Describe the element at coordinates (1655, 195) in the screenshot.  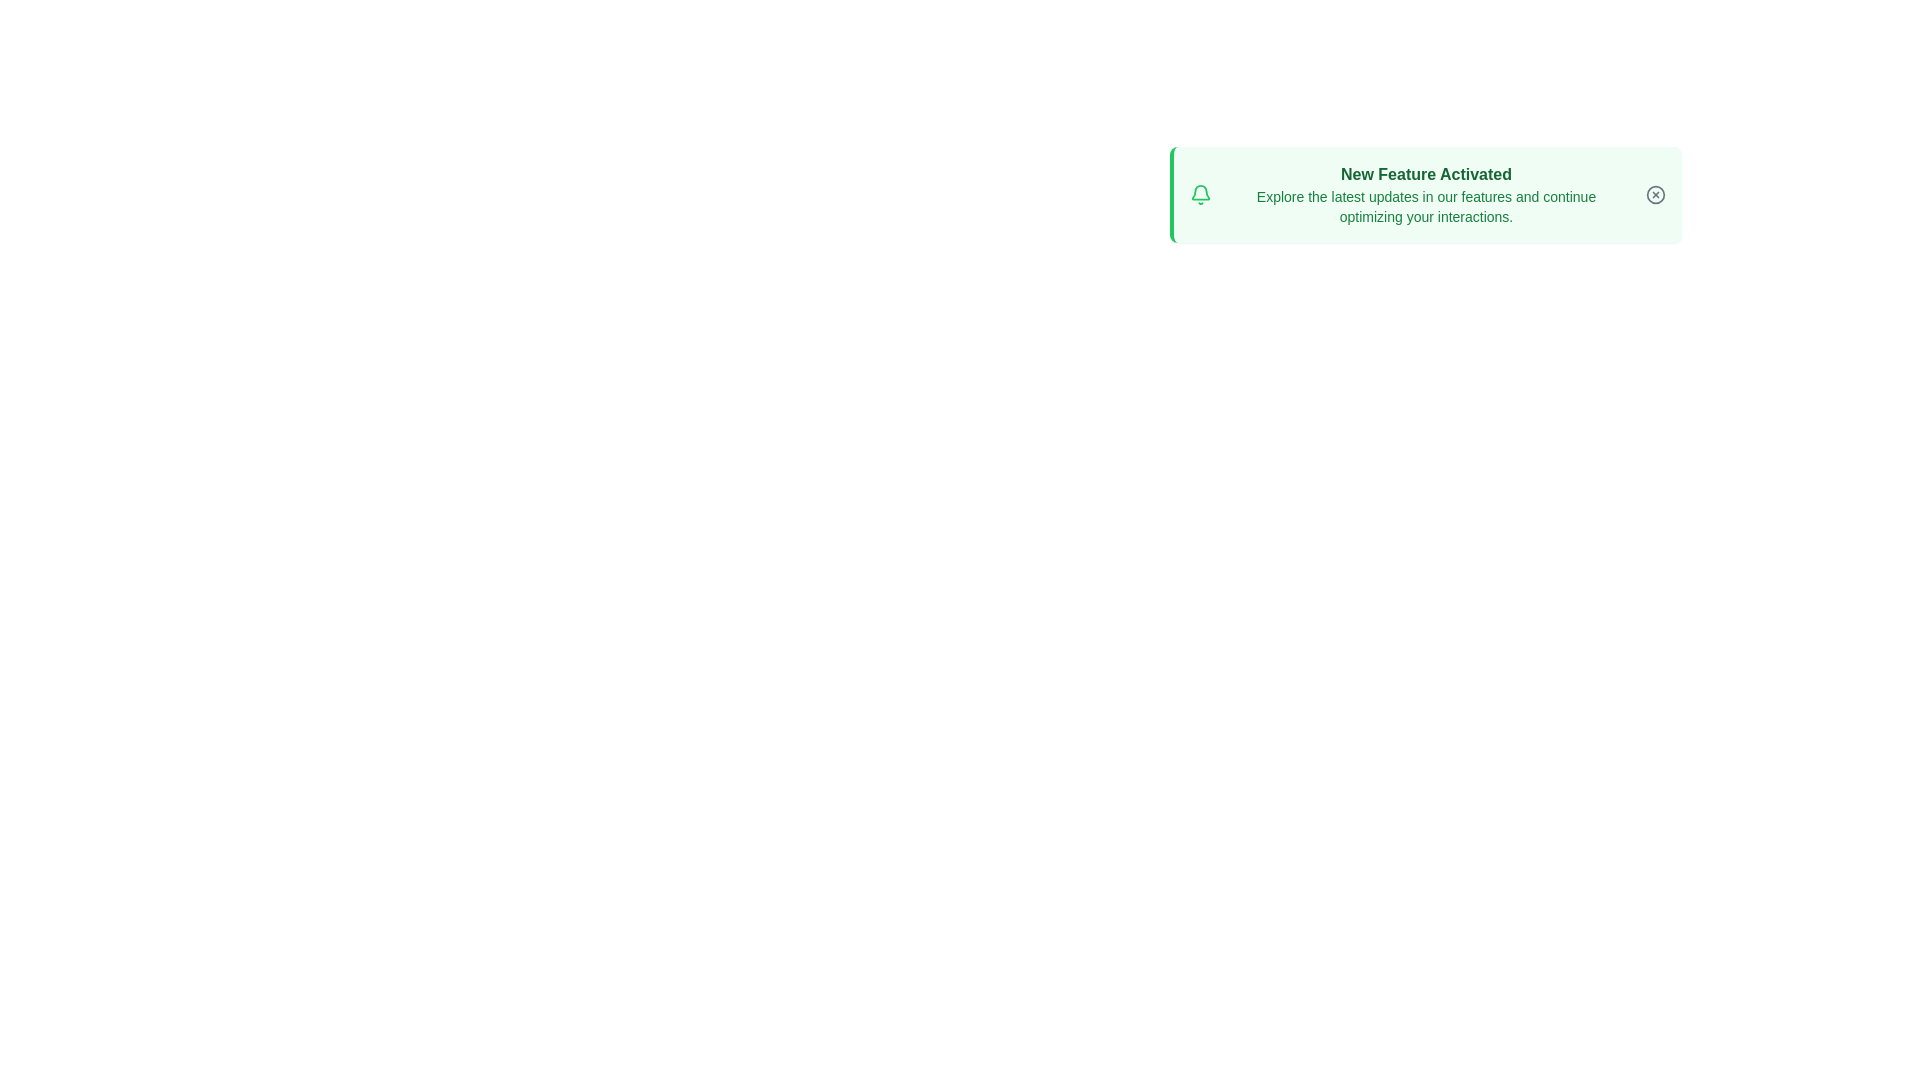
I see `the circular close button icon located in the top-right corner of the notification panel` at that location.